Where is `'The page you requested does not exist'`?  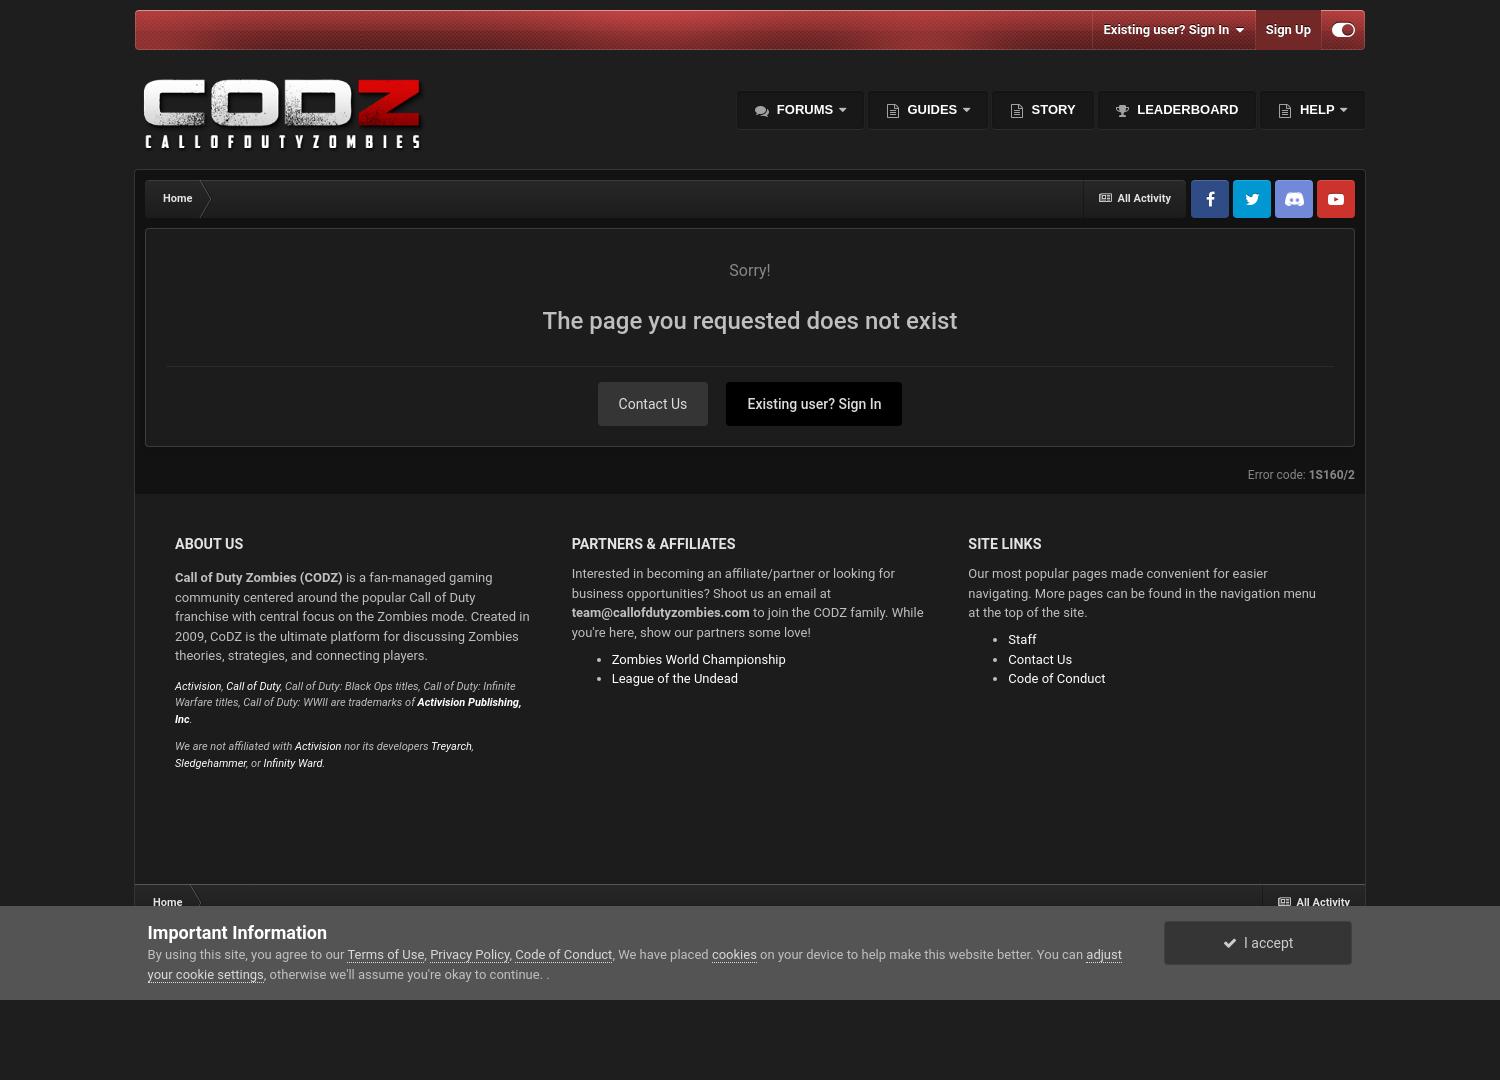 'The page you requested does not exist' is located at coordinates (748, 319).